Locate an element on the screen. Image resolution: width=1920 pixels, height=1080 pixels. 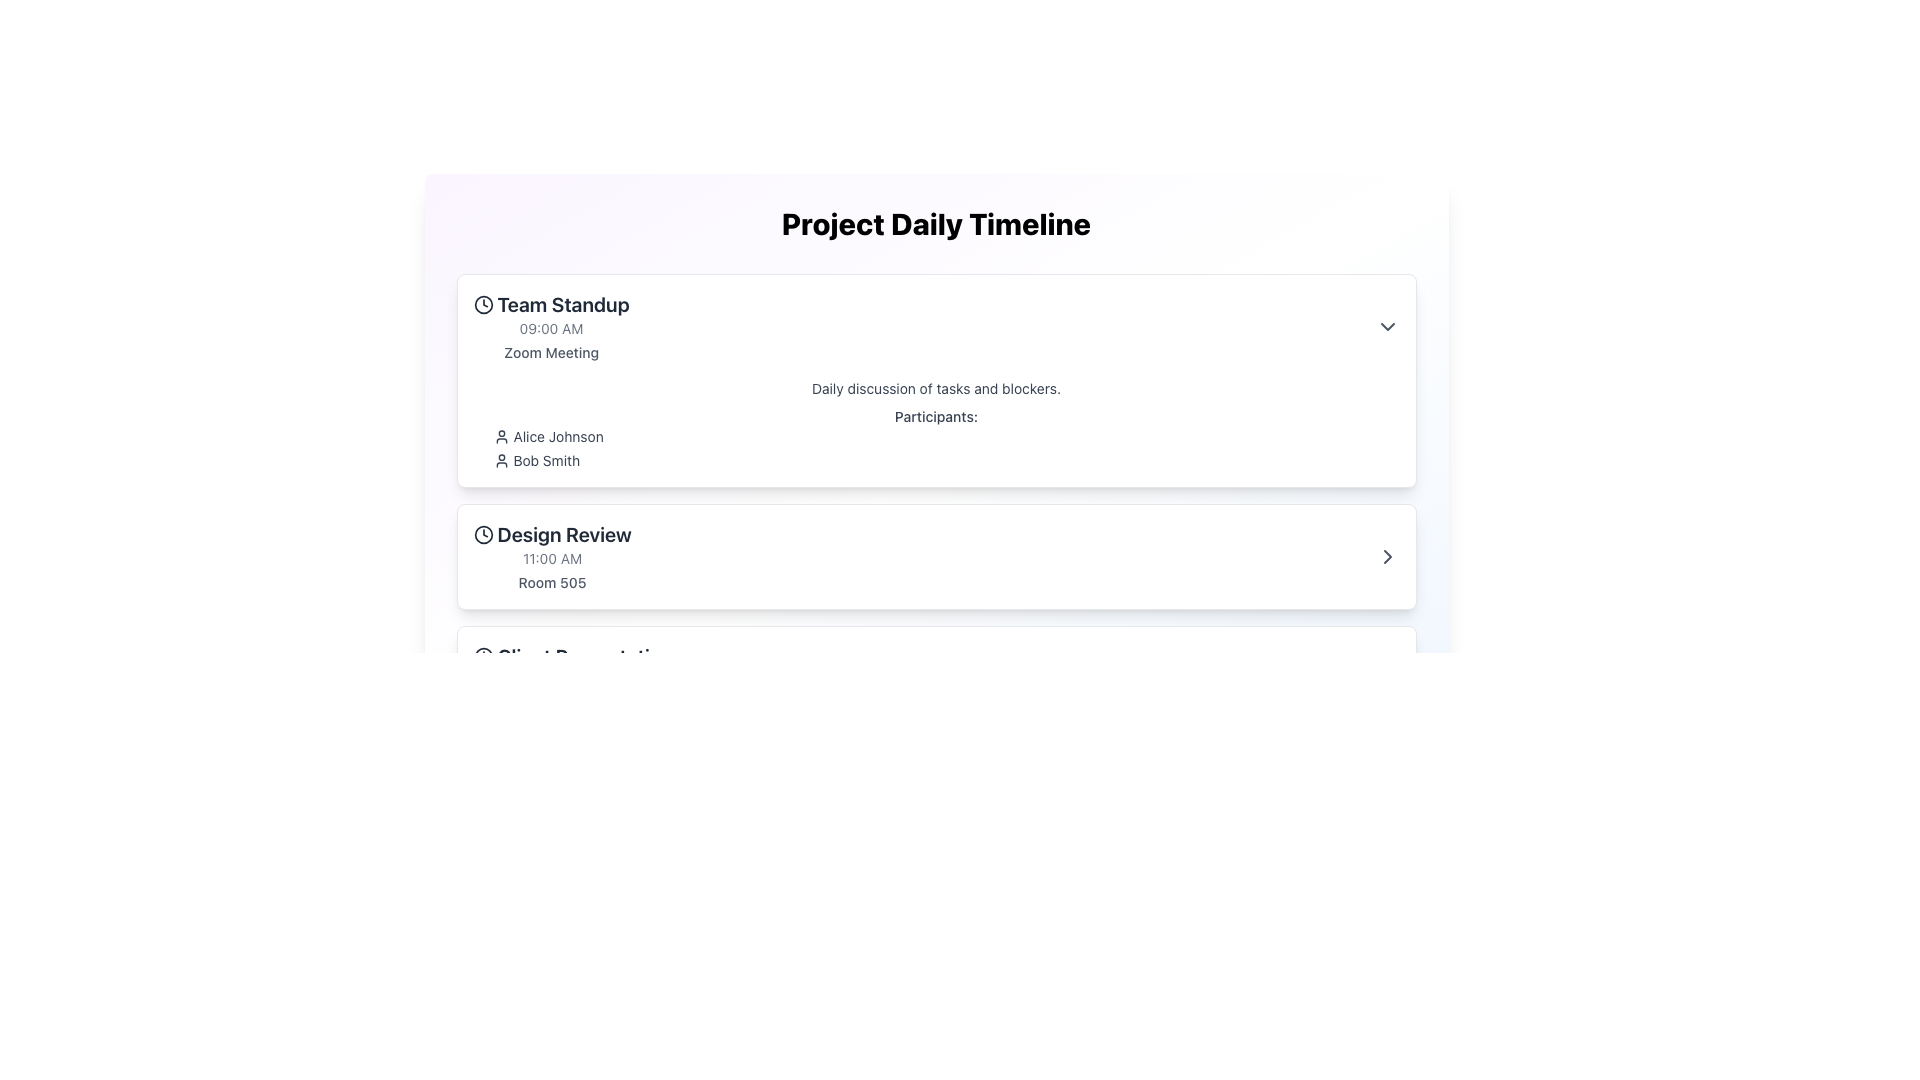
the Event card representing the meeting entry located between 'Team Standup' and 'Client Presentation' in the timeline is located at coordinates (935, 556).